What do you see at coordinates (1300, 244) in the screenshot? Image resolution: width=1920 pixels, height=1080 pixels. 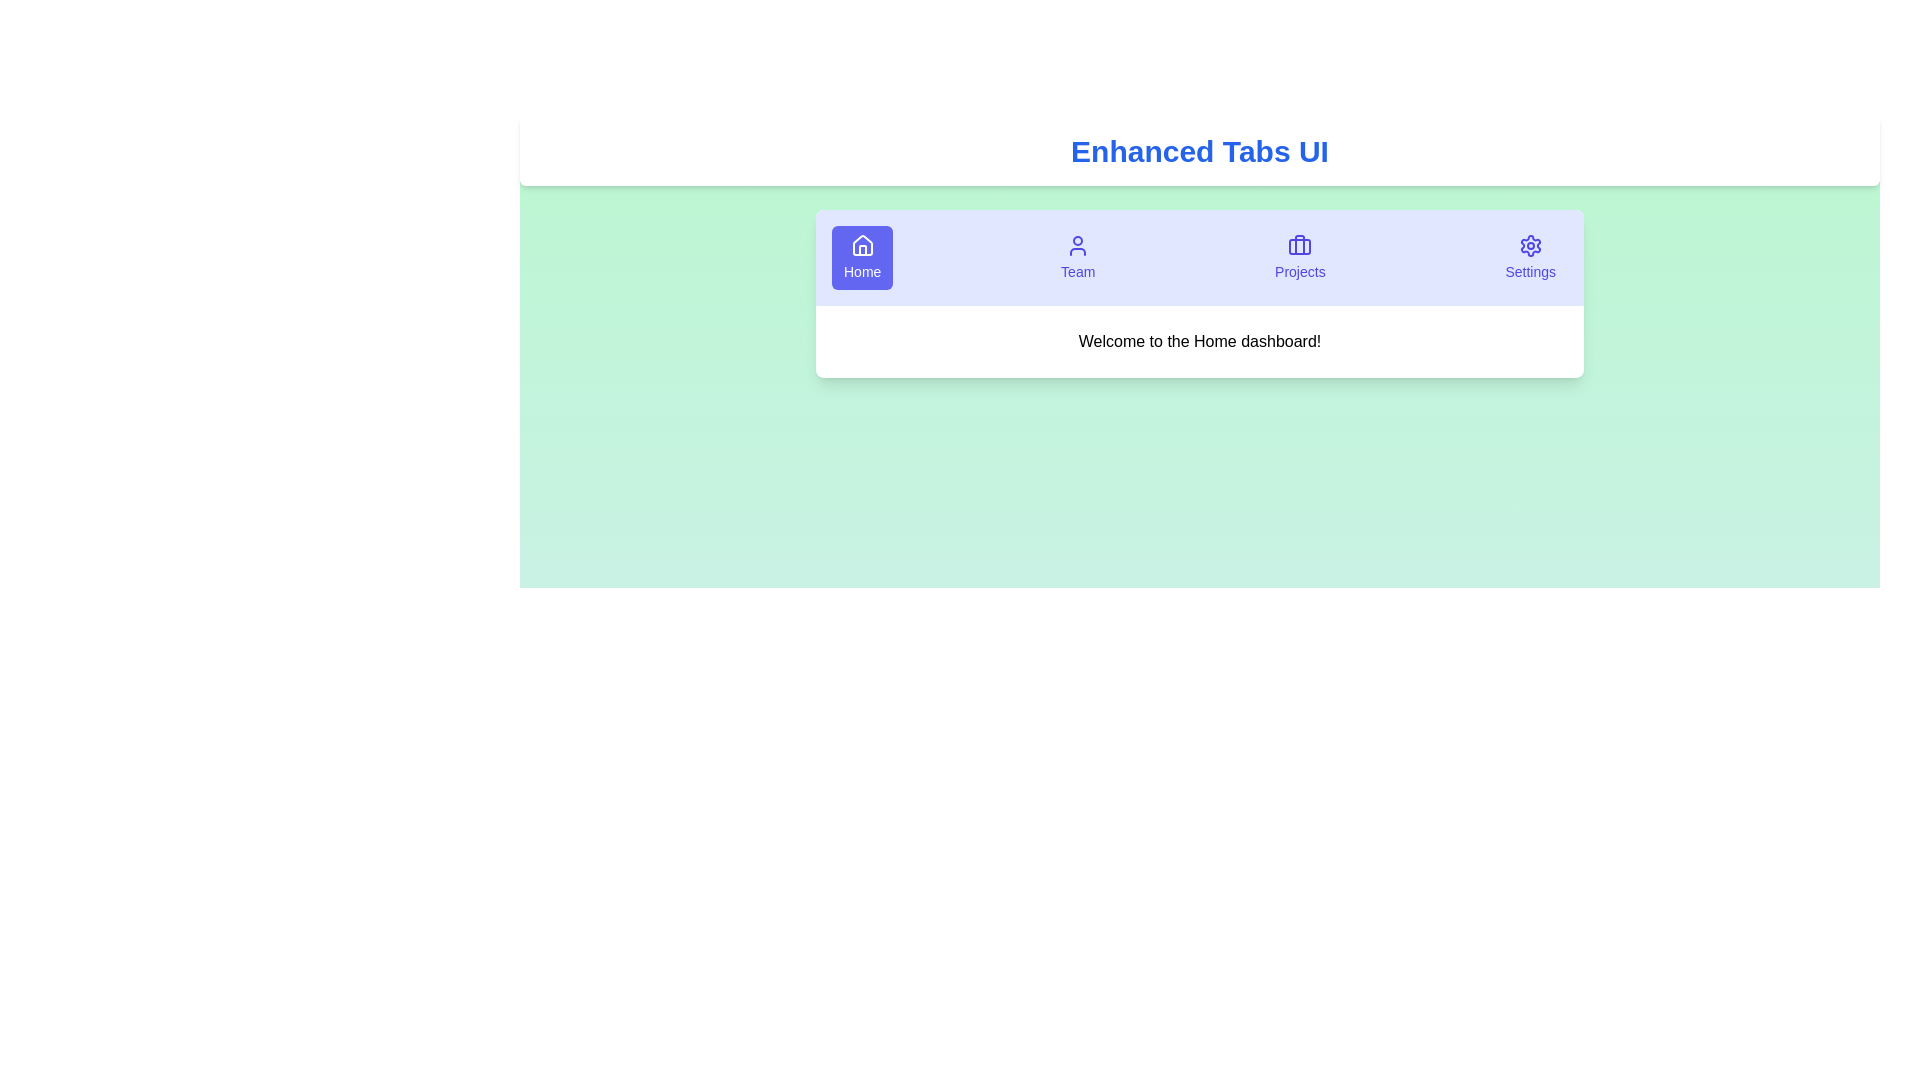 I see `the vertical line component of the briefcase icon within the 'Projects' tab, which is styled with a black stroke and rounded ends` at bounding box center [1300, 244].